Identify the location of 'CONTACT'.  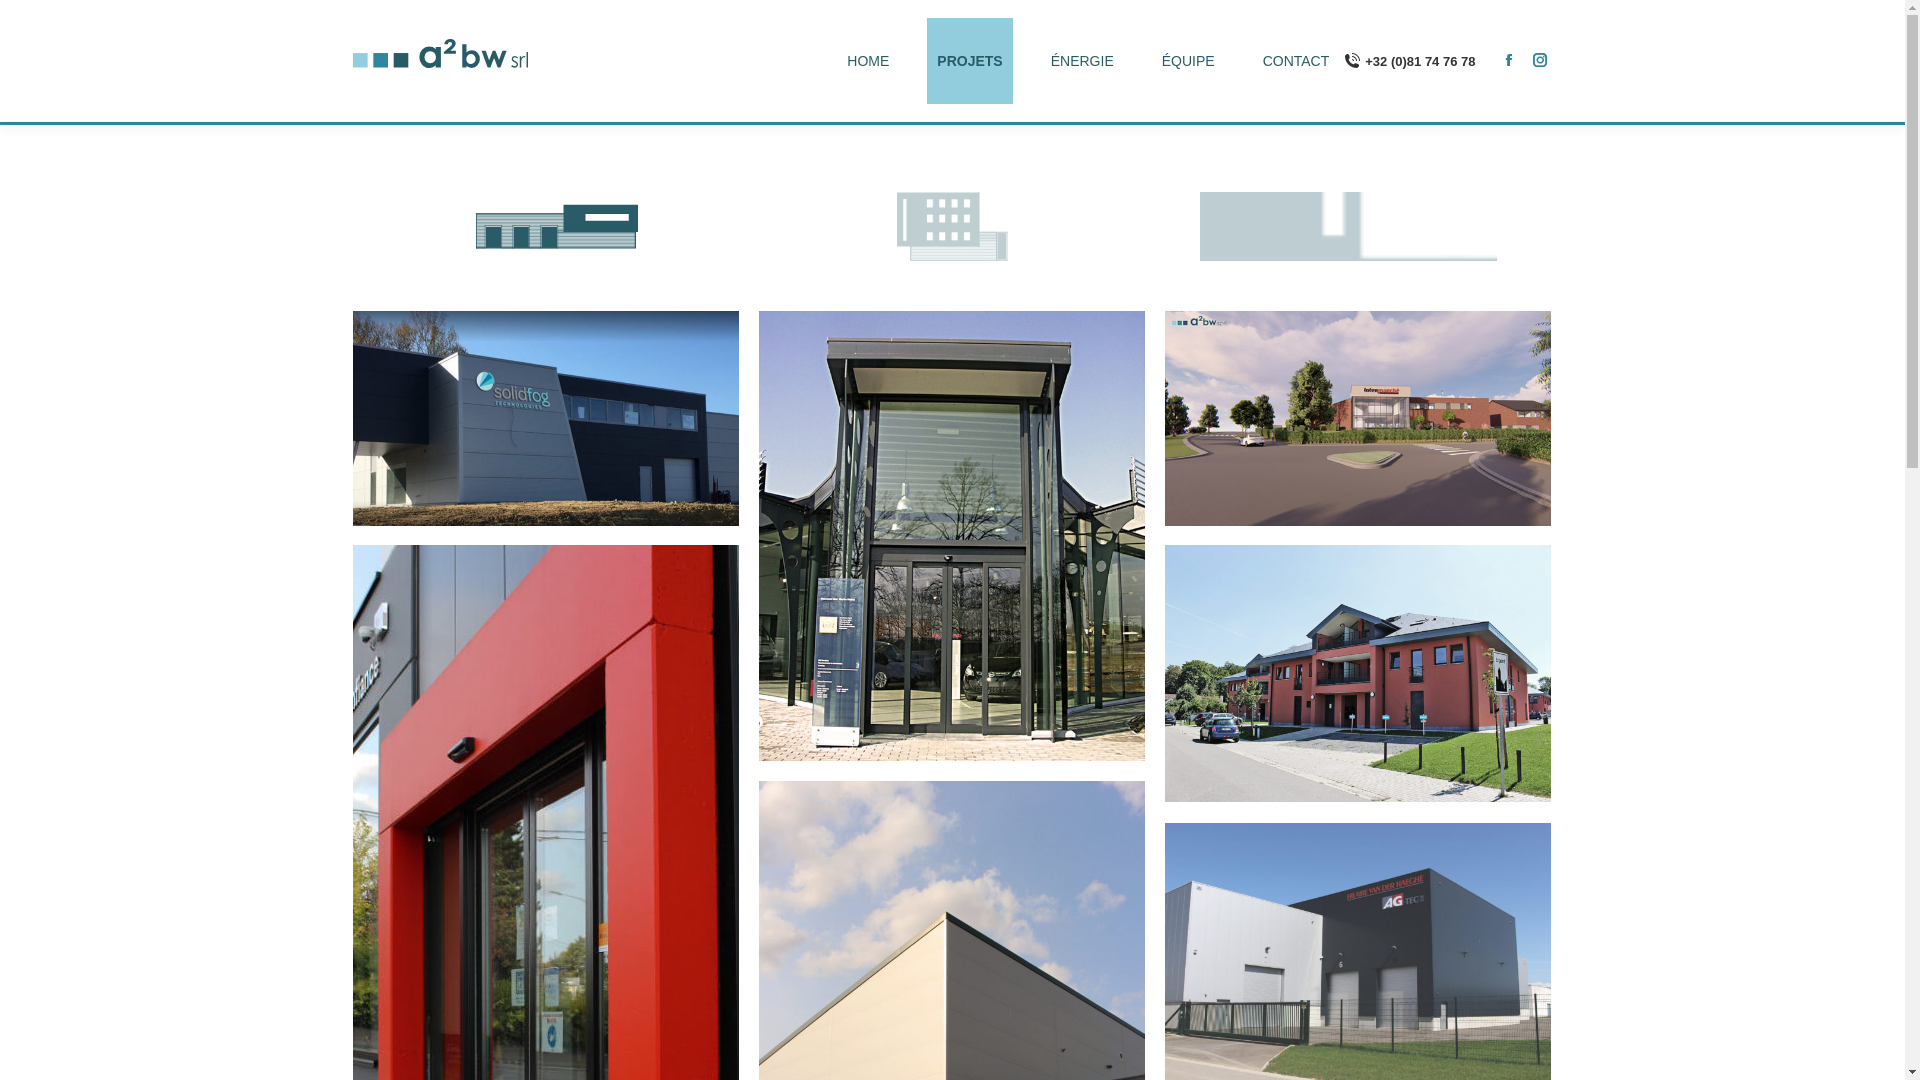
(1251, 60).